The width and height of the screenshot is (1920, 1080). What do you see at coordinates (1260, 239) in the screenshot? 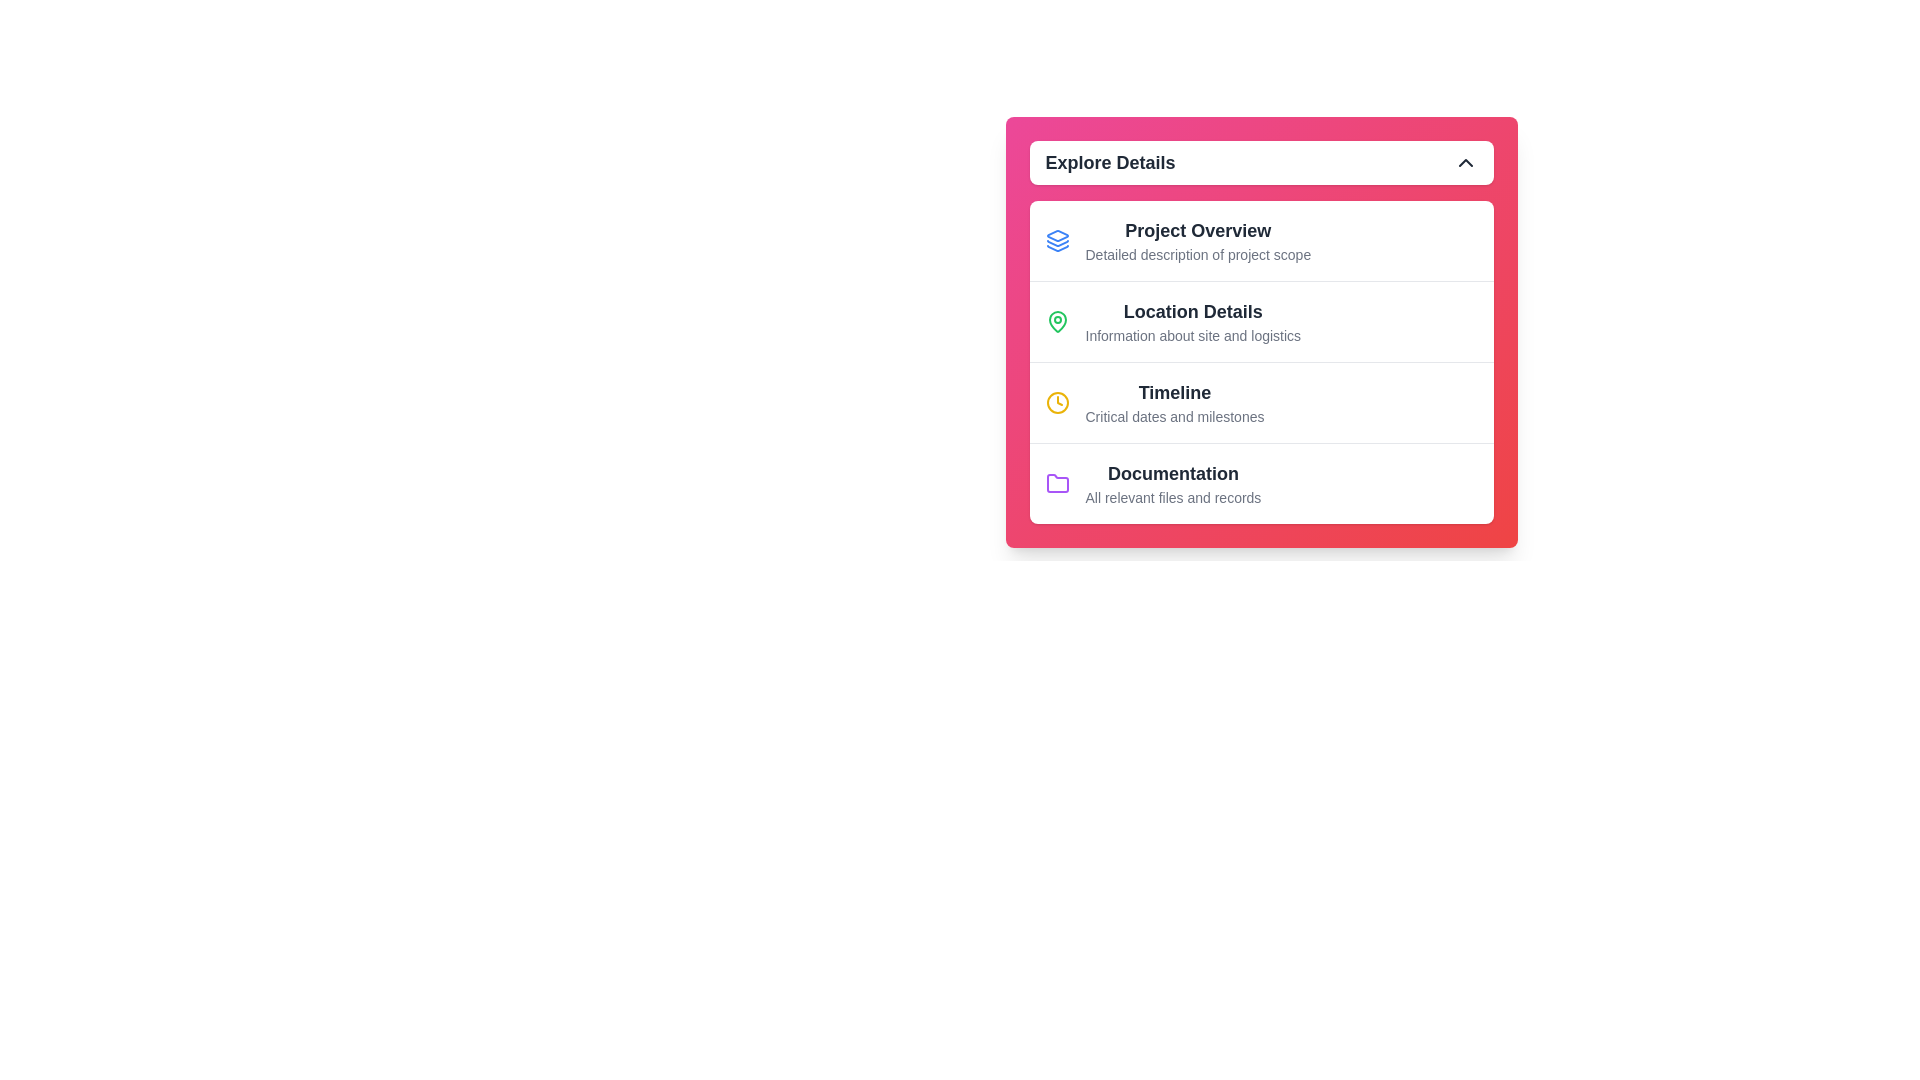
I see `the first item in the 'Explore Details' section` at bounding box center [1260, 239].